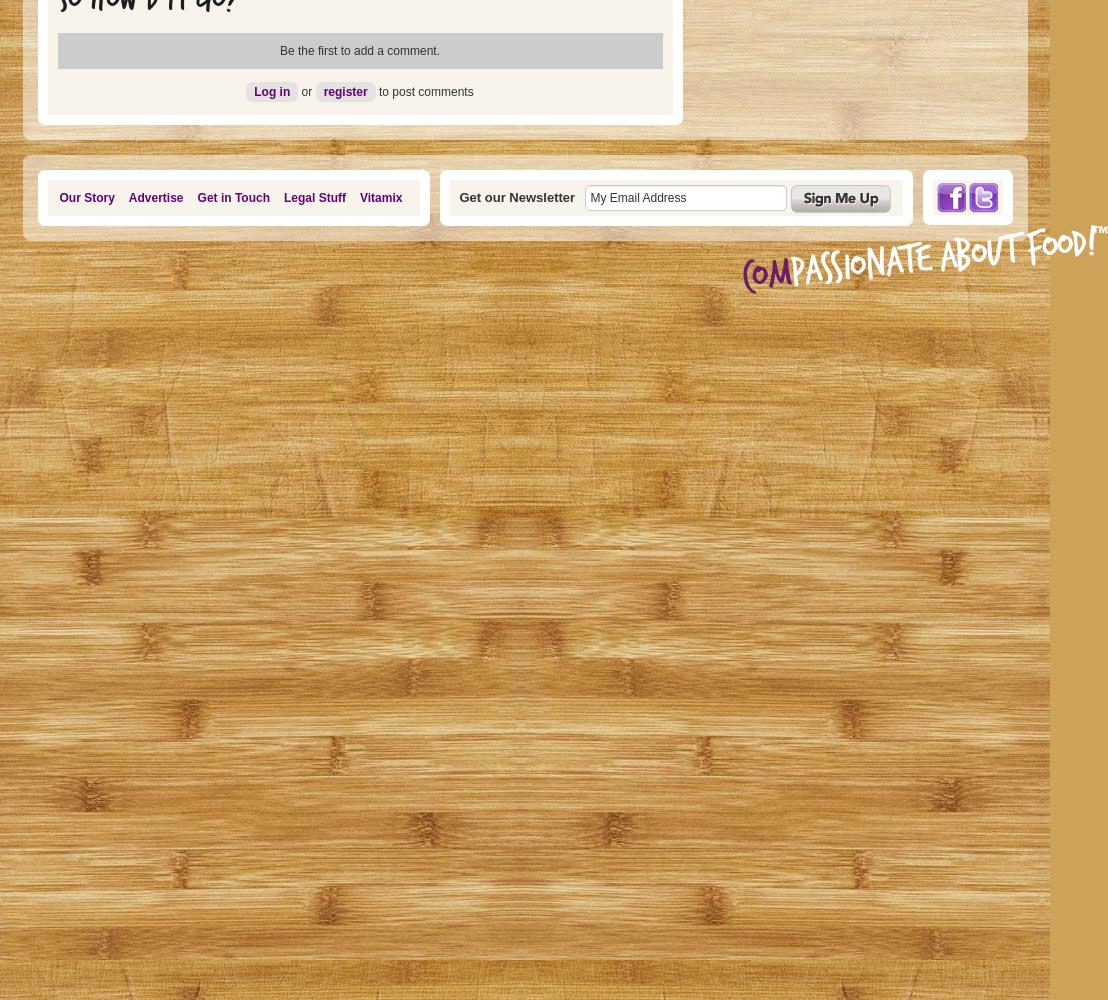 The height and width of the screenshot is (1000, 1108). I want to click on 'Get in Touch', so click(232, 197).